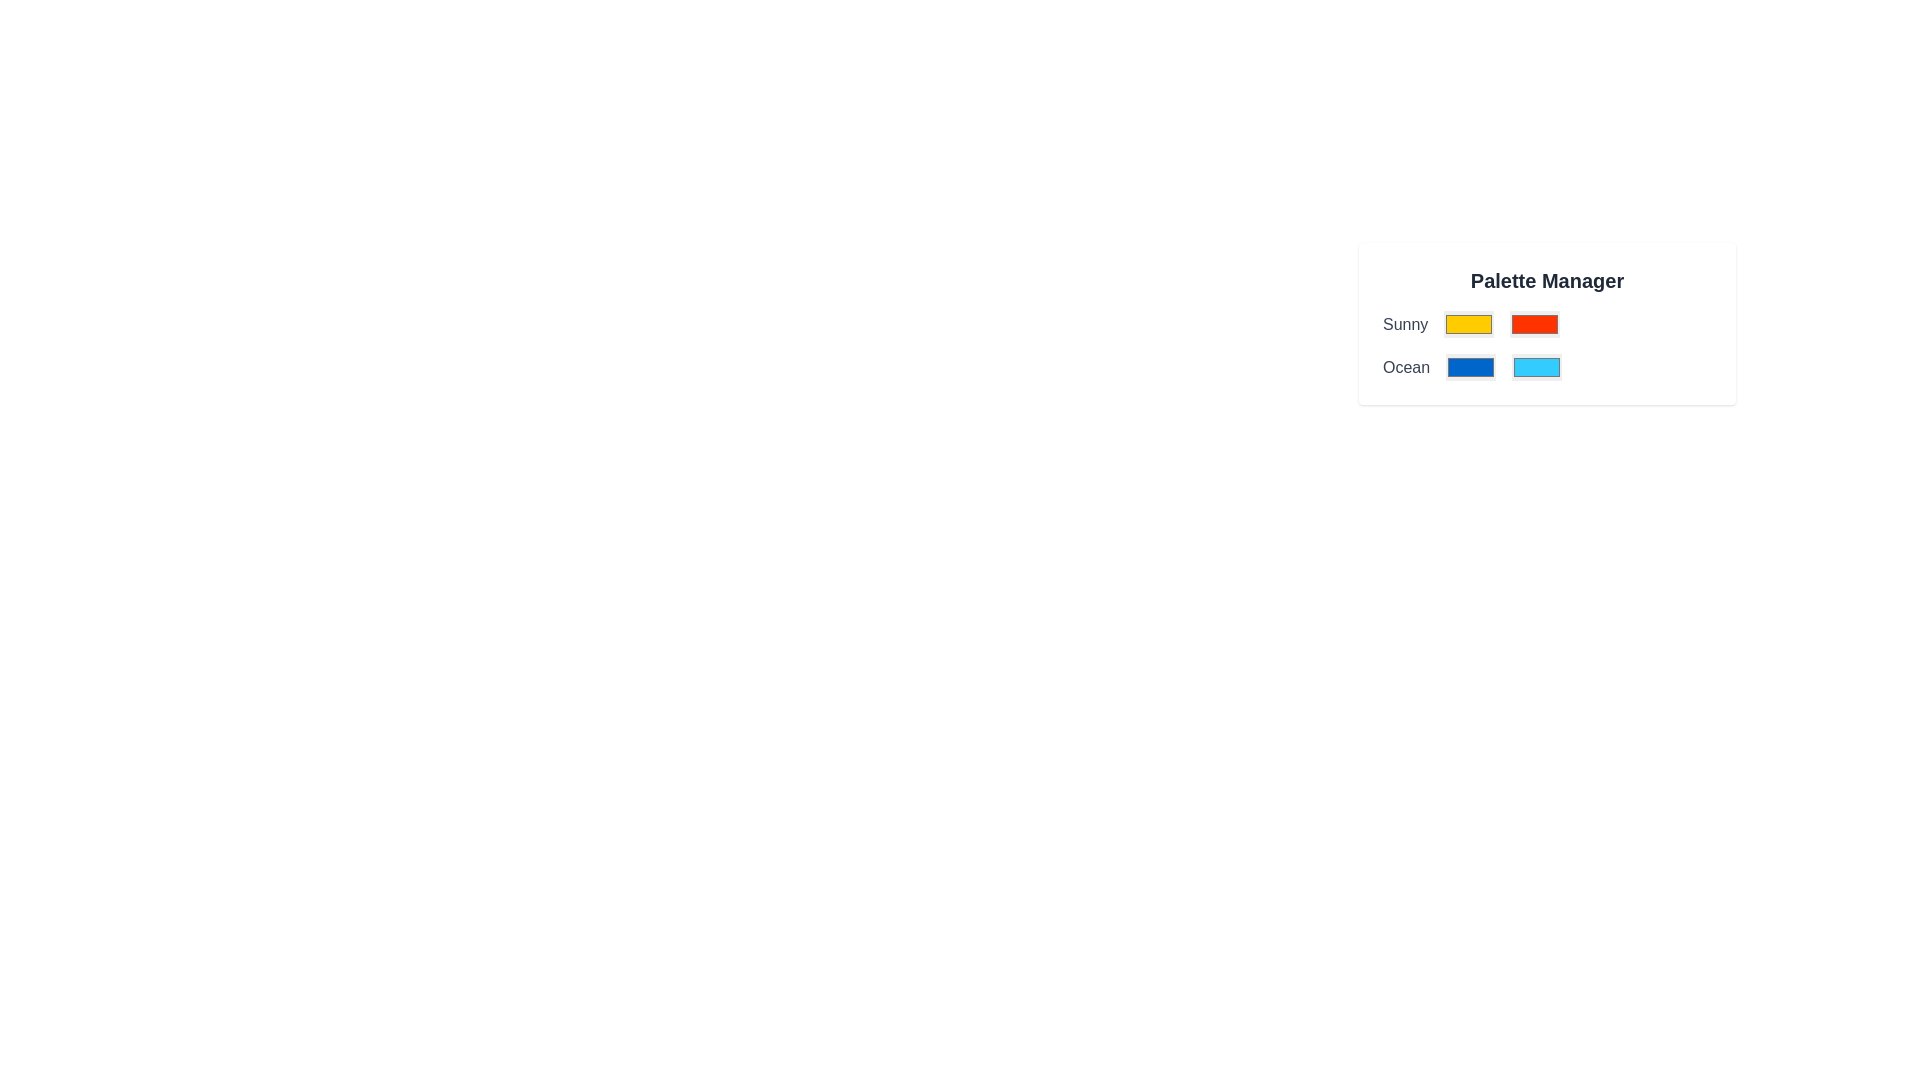 This screenshot has width=1920, height=1080. Describe the element at coordinates (1471, 367) in the screenshot. I see `the rectangular blue color input box representing the second color option` at that location.